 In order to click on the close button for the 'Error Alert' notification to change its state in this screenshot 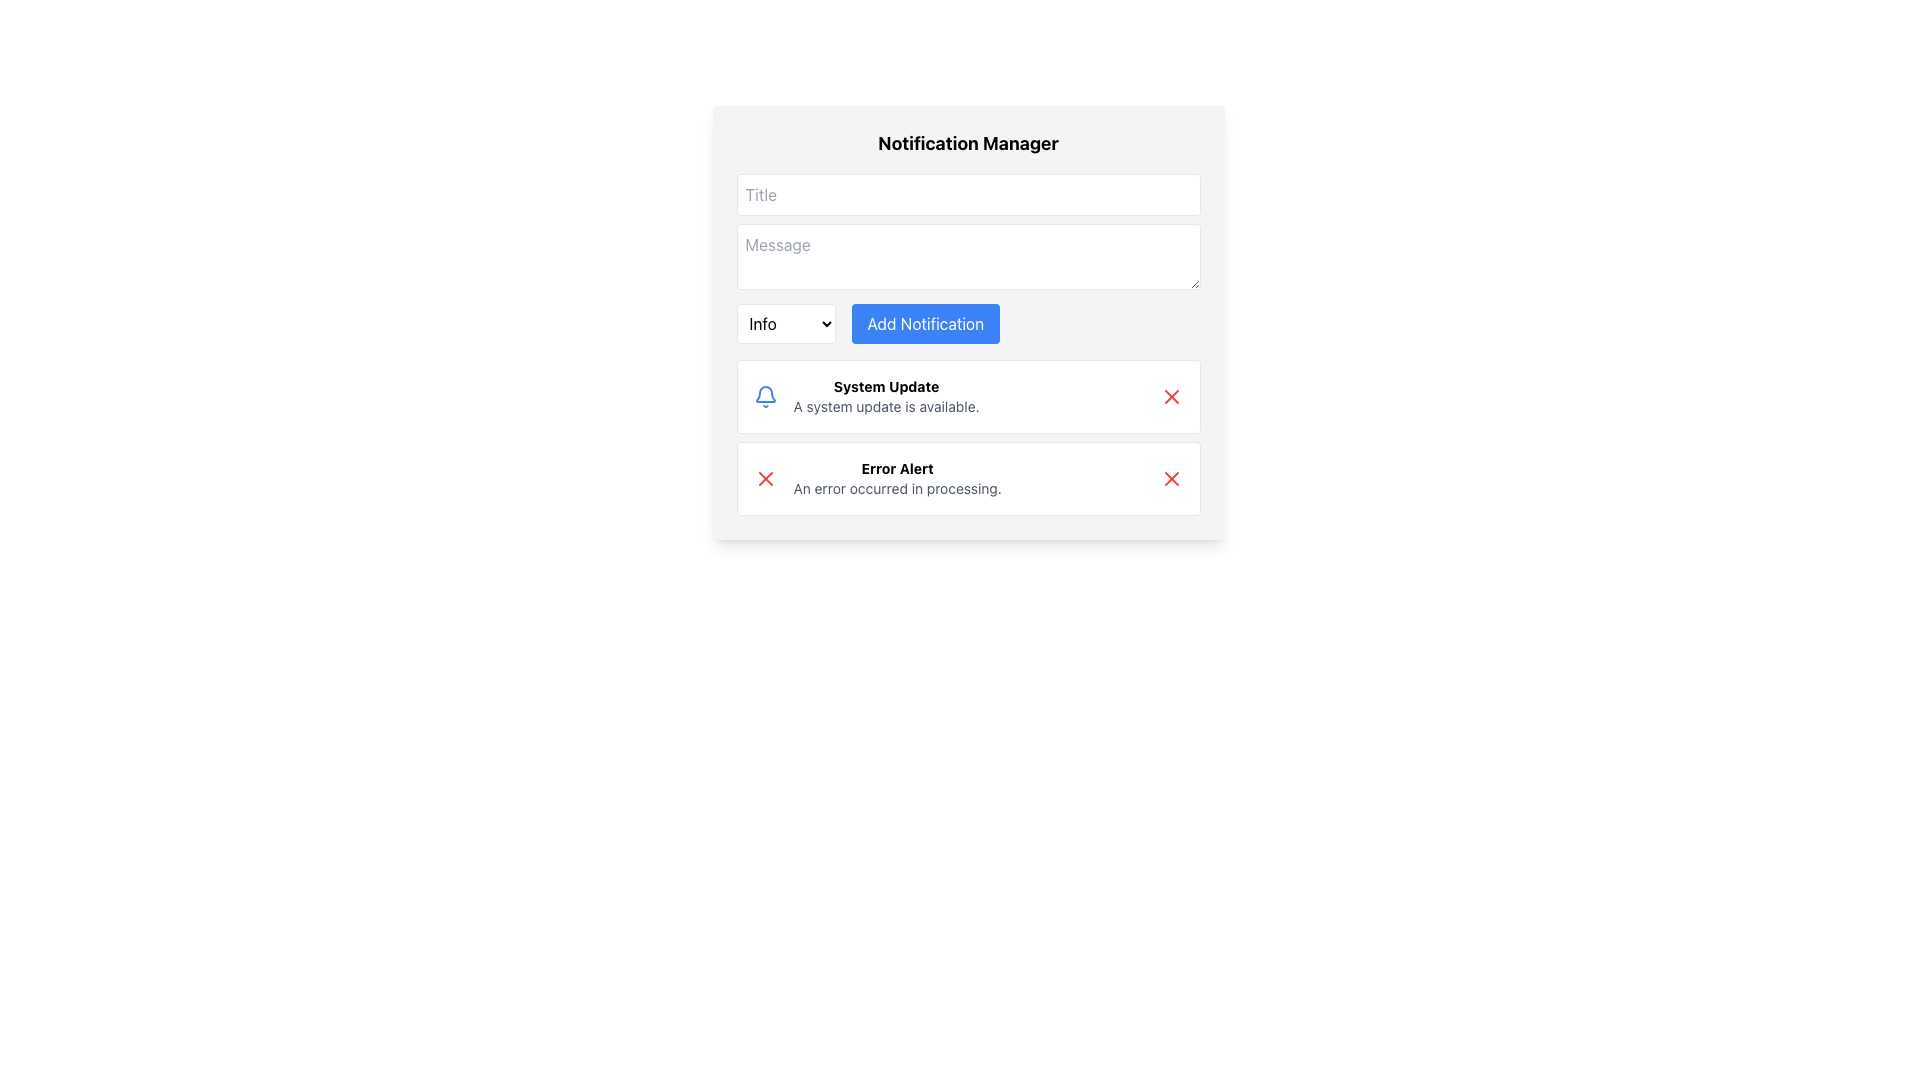, I will do `click(1171, 478)`.